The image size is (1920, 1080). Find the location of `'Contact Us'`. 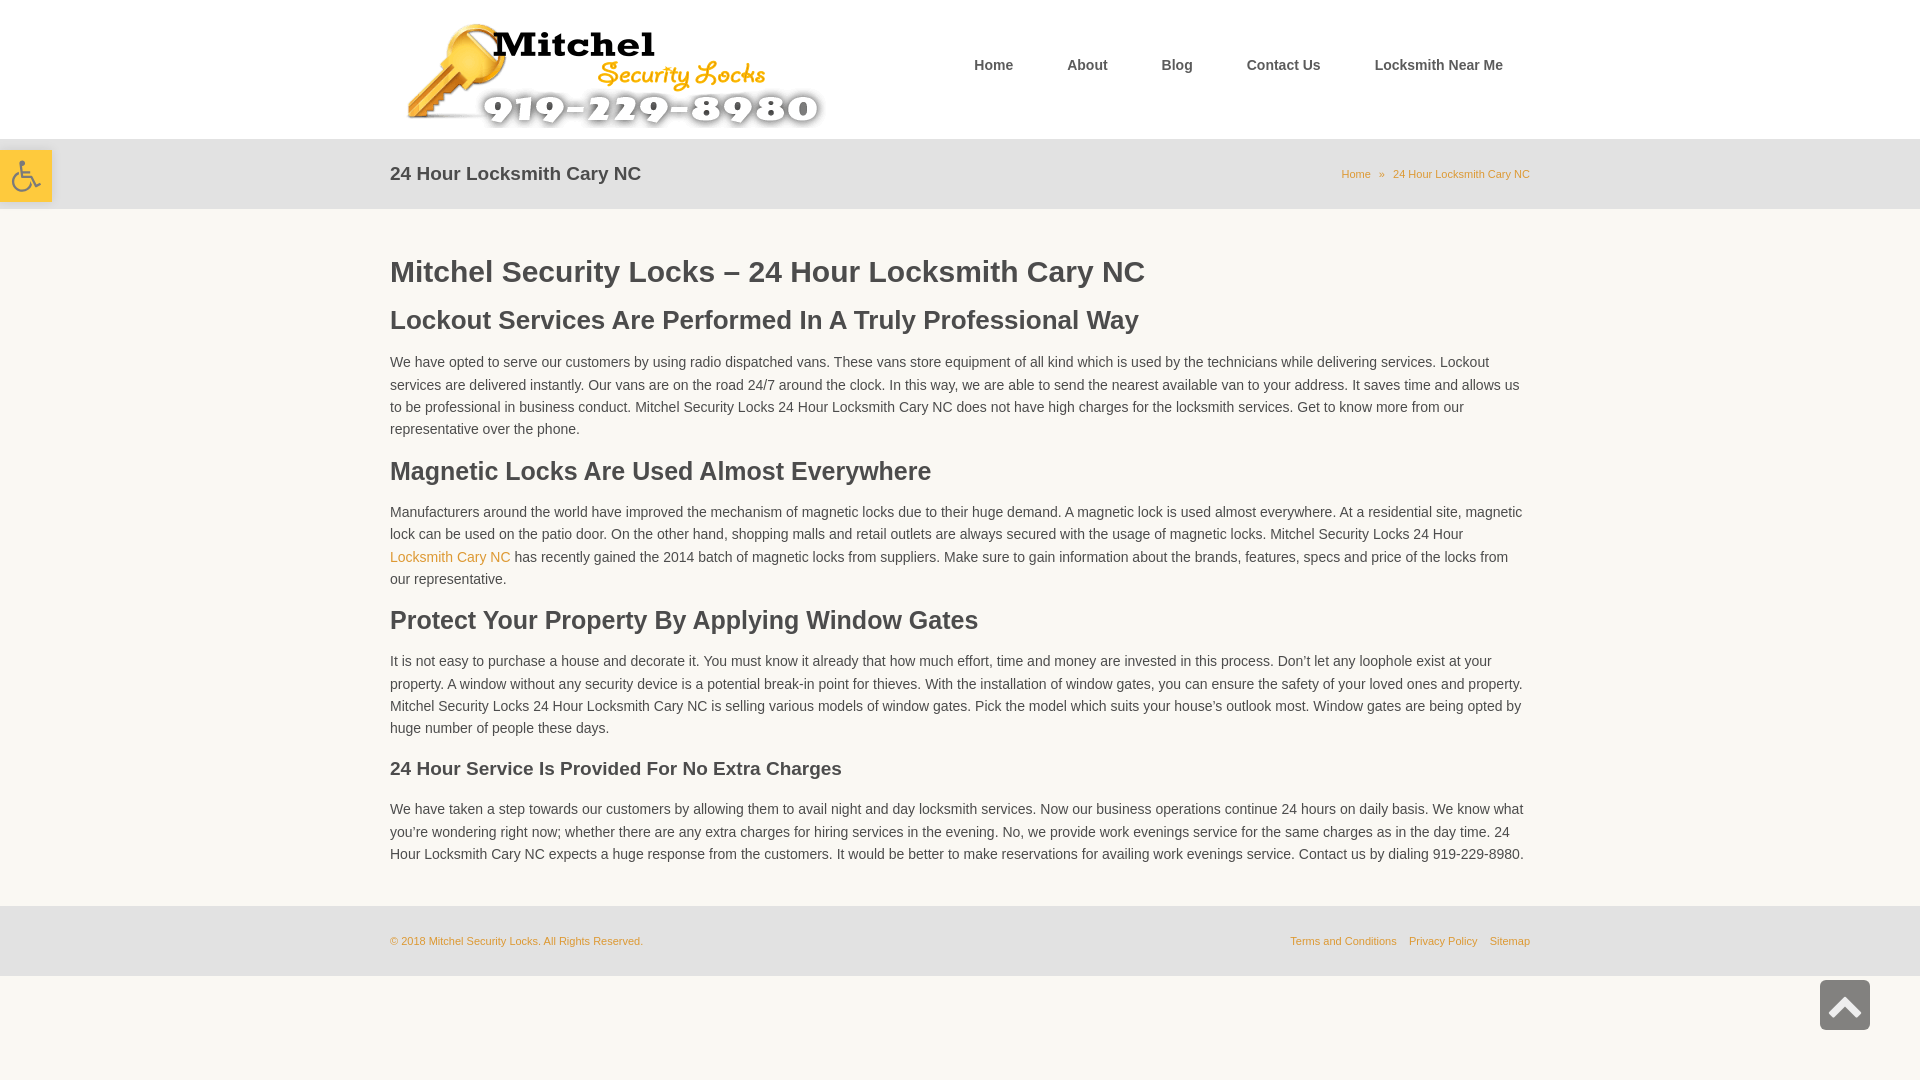

'Contact Us' is located at coordinates (1218, 64).